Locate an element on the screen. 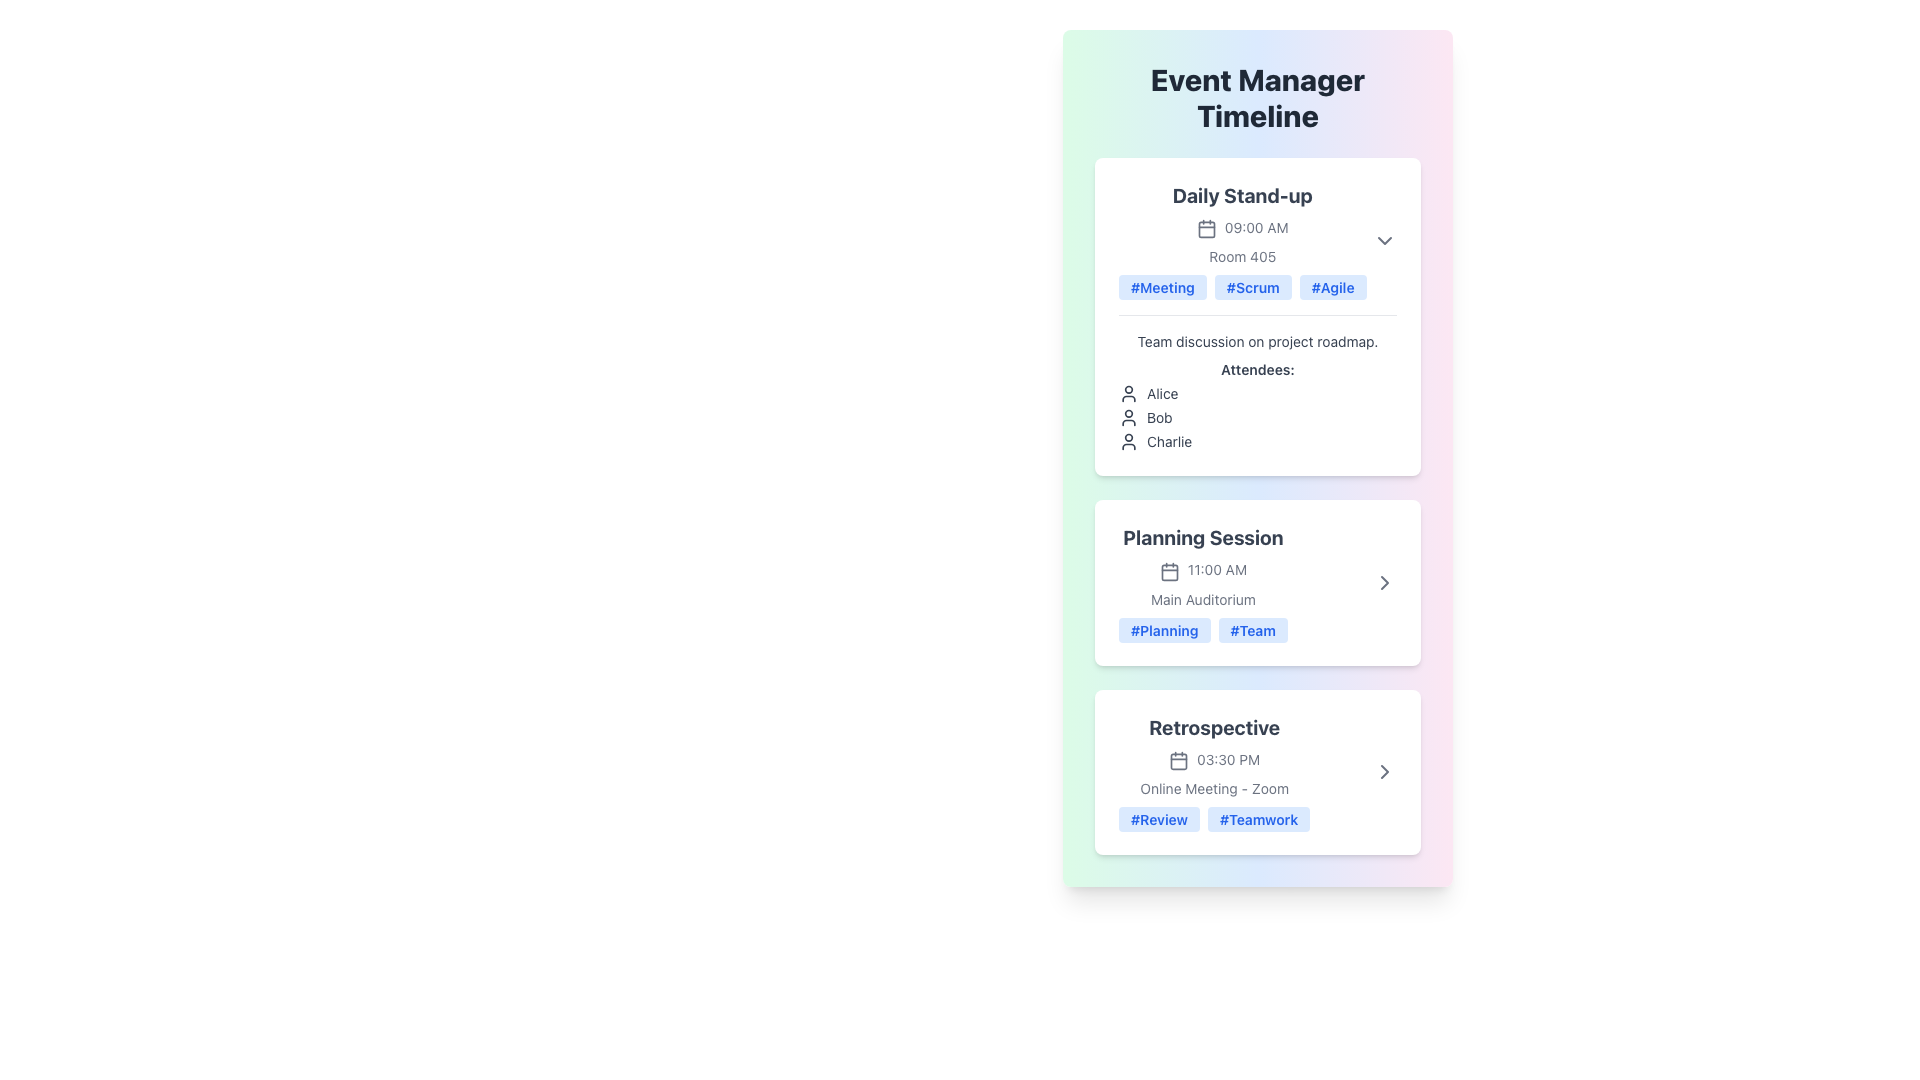  the Tag List containing the tags '#Meeting', '#Scrum', and '#Agile', located in the lower section of the 'Daily Stand-up' card, just above the meeting purpose text is located at coordinates (1241, 287).